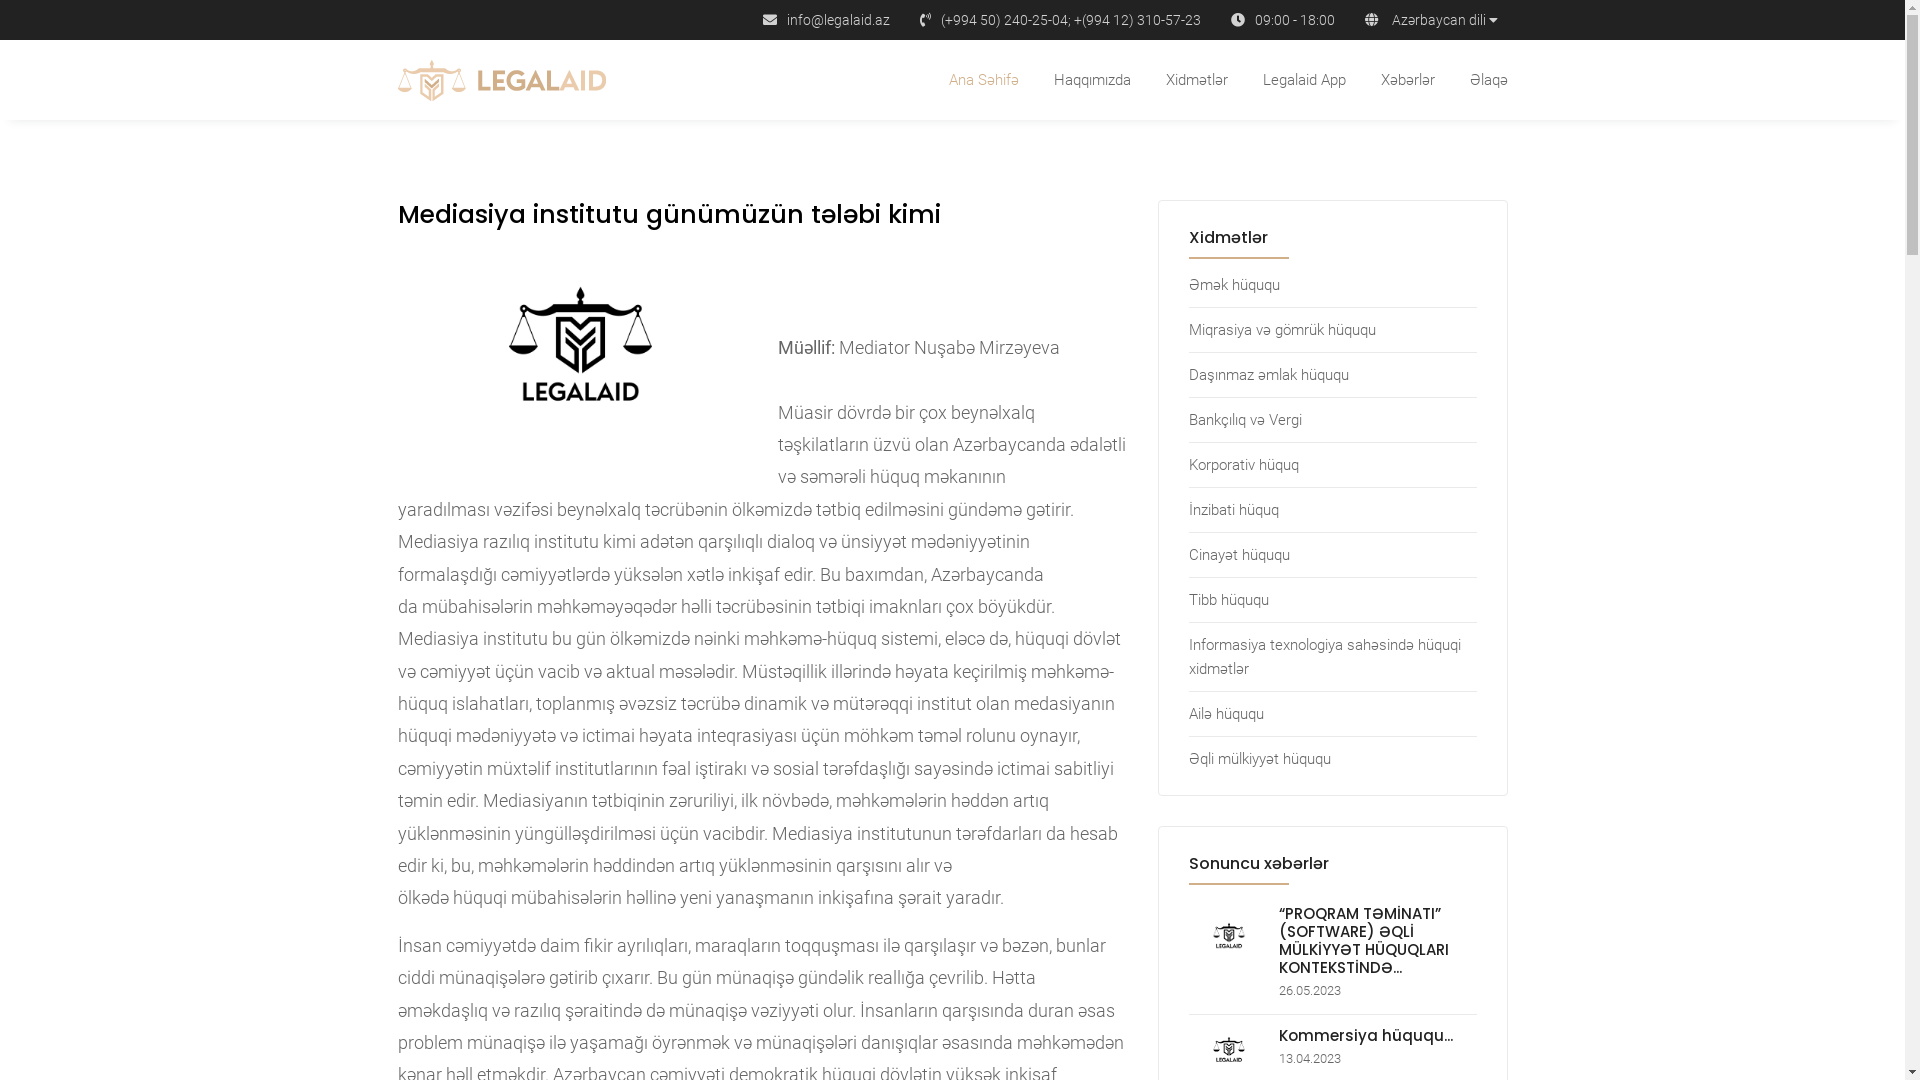 The height and width of the screenshot is (1080, 1920). I want to click on '(+994 50) 240-25-04; +(994 12) 310-57-23', so click(1069, 19).